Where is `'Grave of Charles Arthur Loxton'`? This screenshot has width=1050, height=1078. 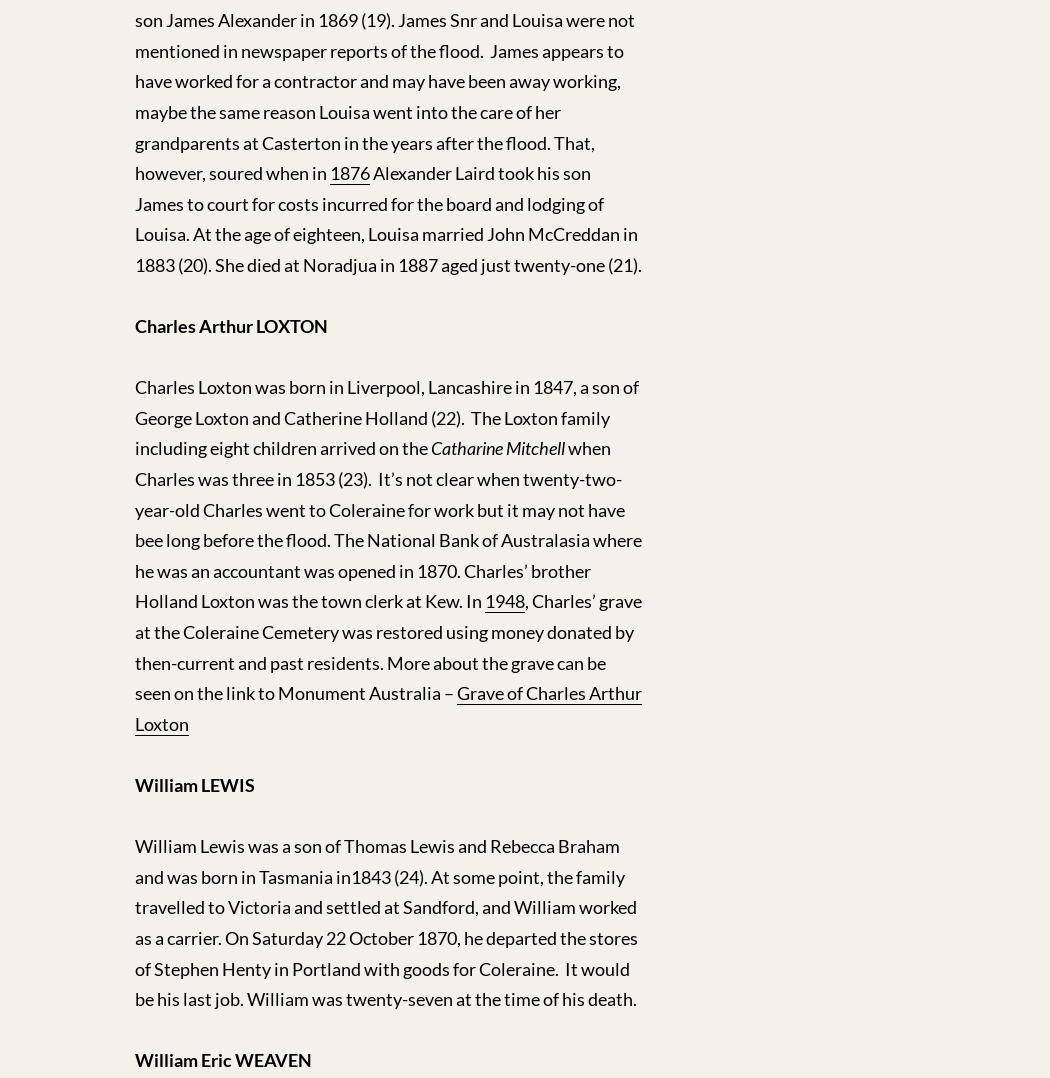 'Grave of Charles Arthur Loxton' is located at coordinates (388, 707).